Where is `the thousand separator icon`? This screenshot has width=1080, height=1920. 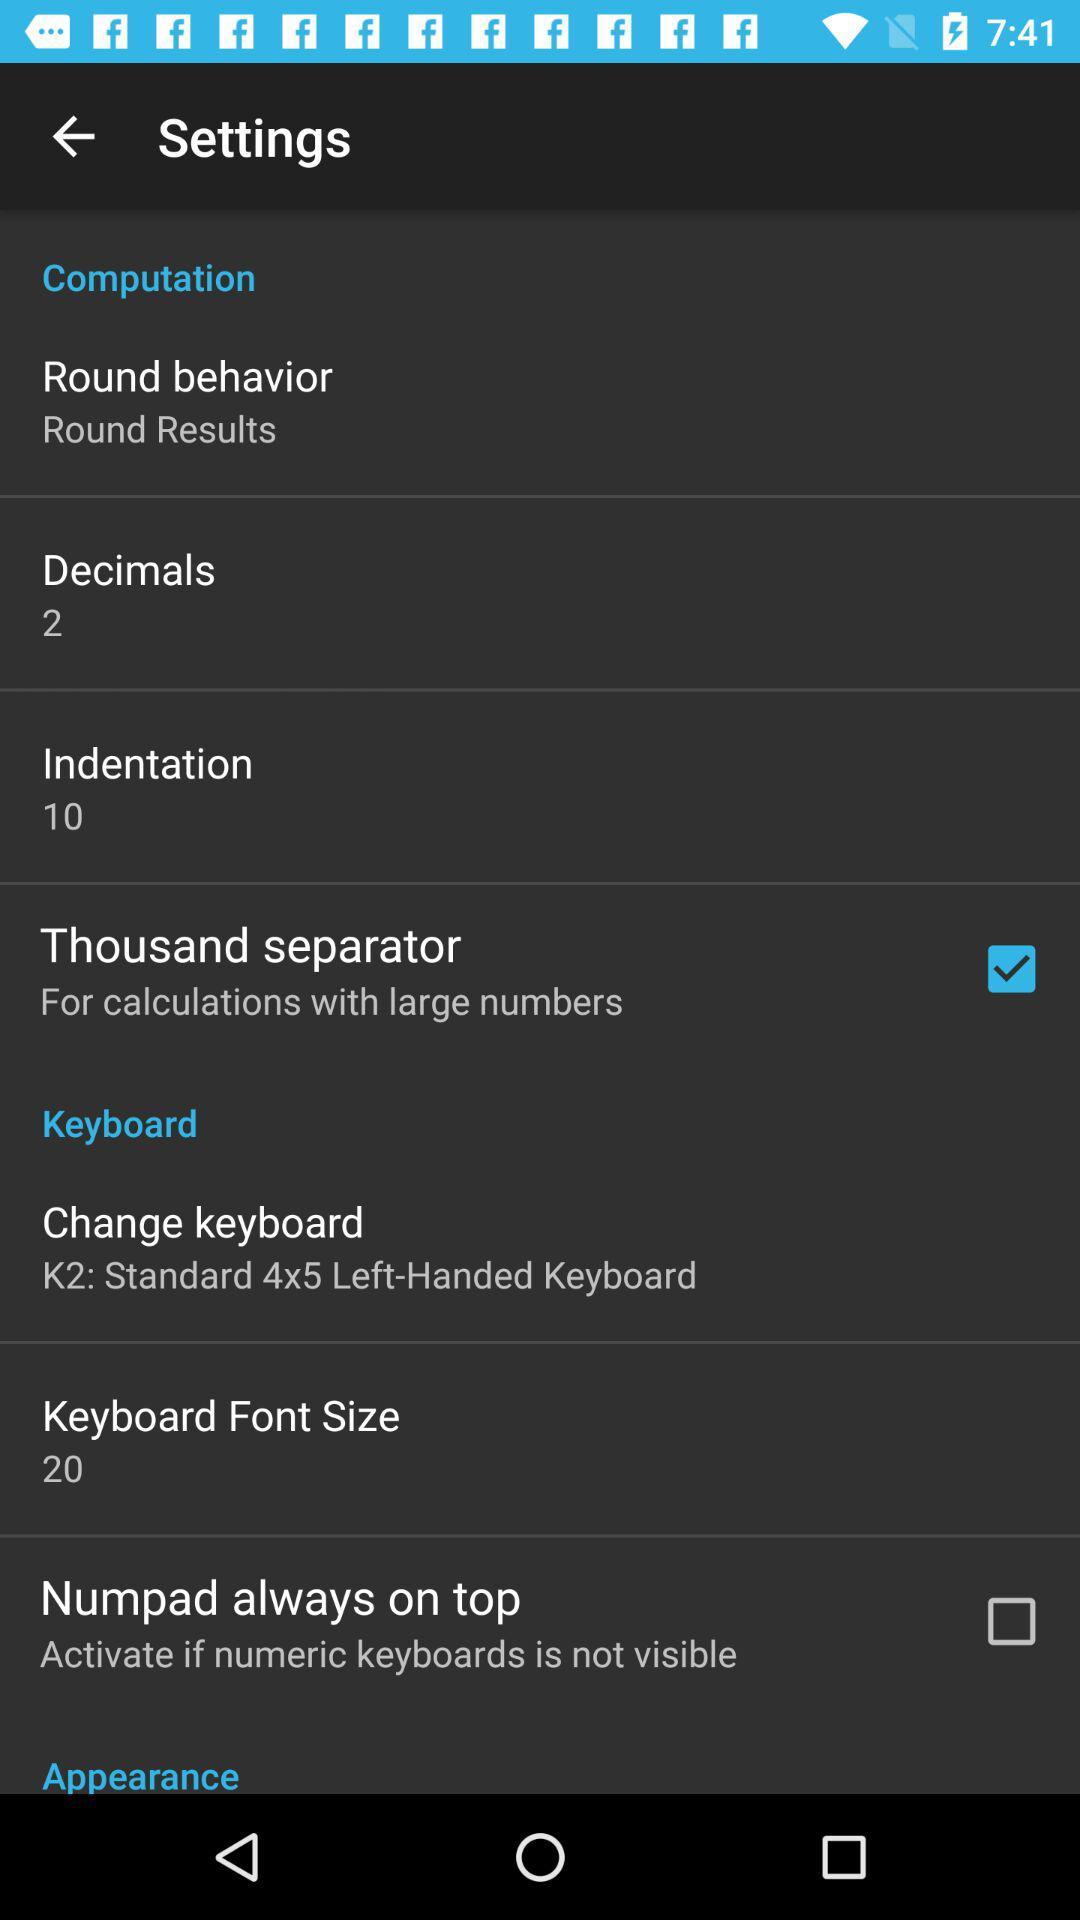 the thousand separator icon is located at coordinates (249, 942).